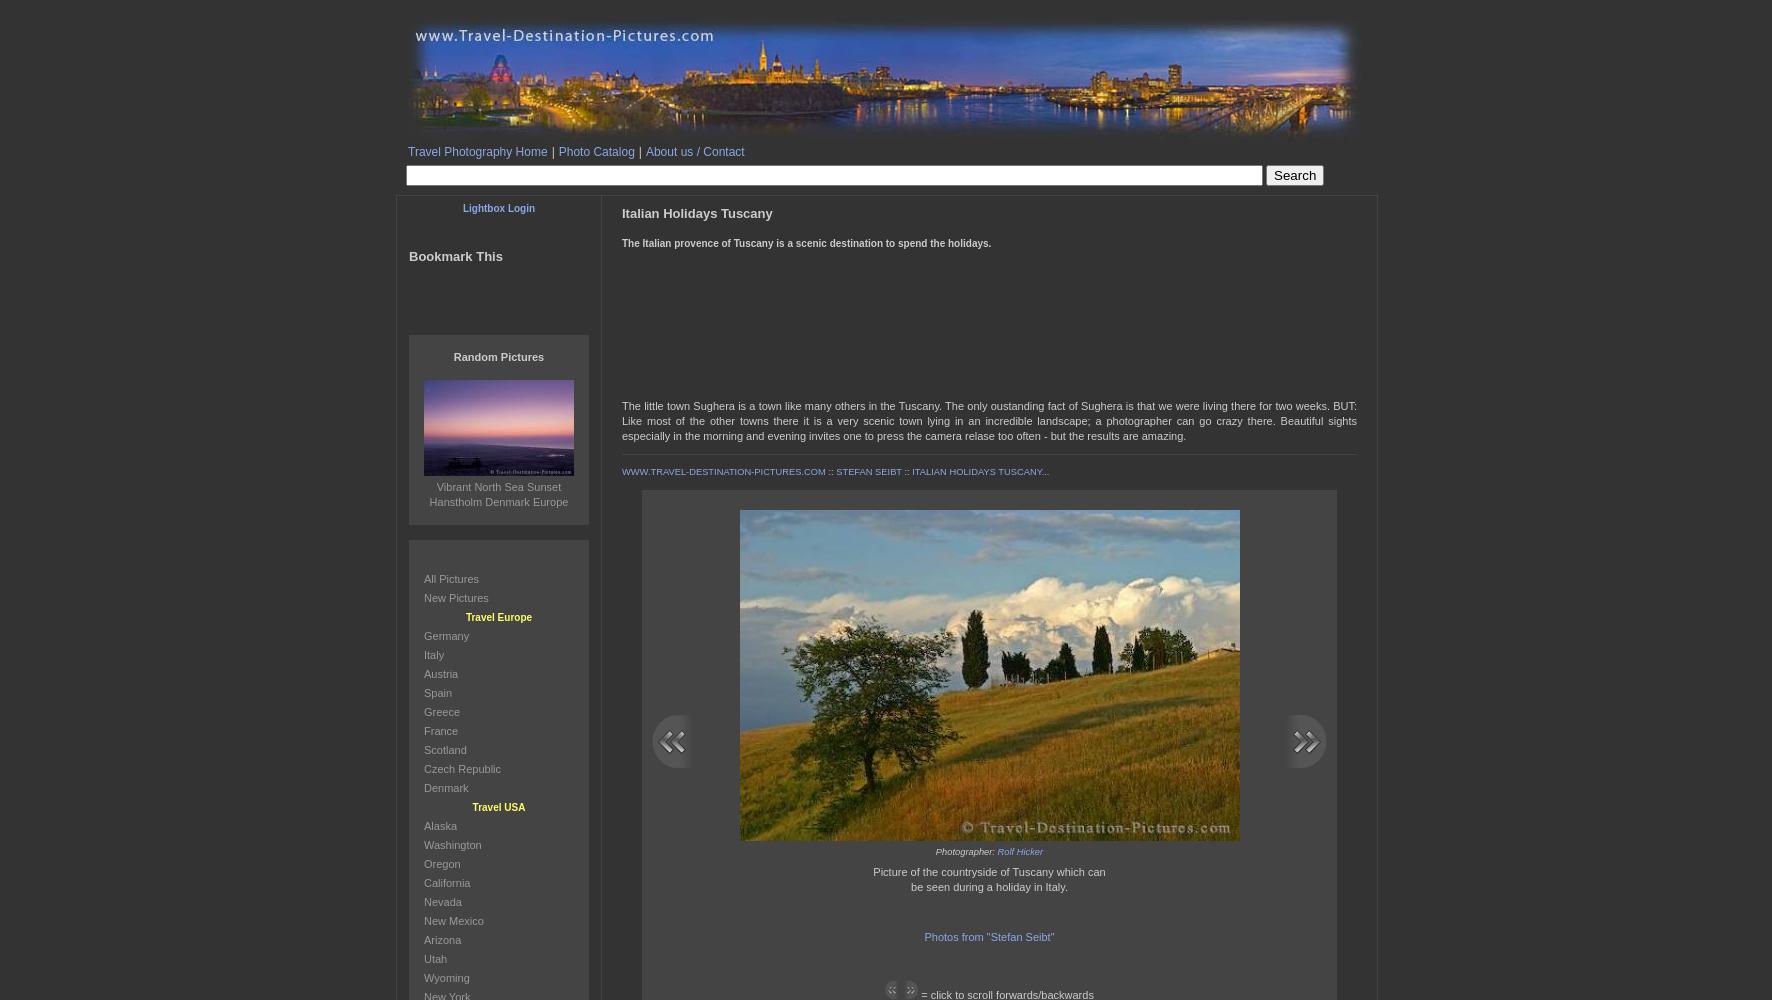 This screenshot has height=1000, width=1772. What do you see at coordinates (497, 207) in the screenshot?
I see `'Lightbox Login'` at bounding box center [497, 207].